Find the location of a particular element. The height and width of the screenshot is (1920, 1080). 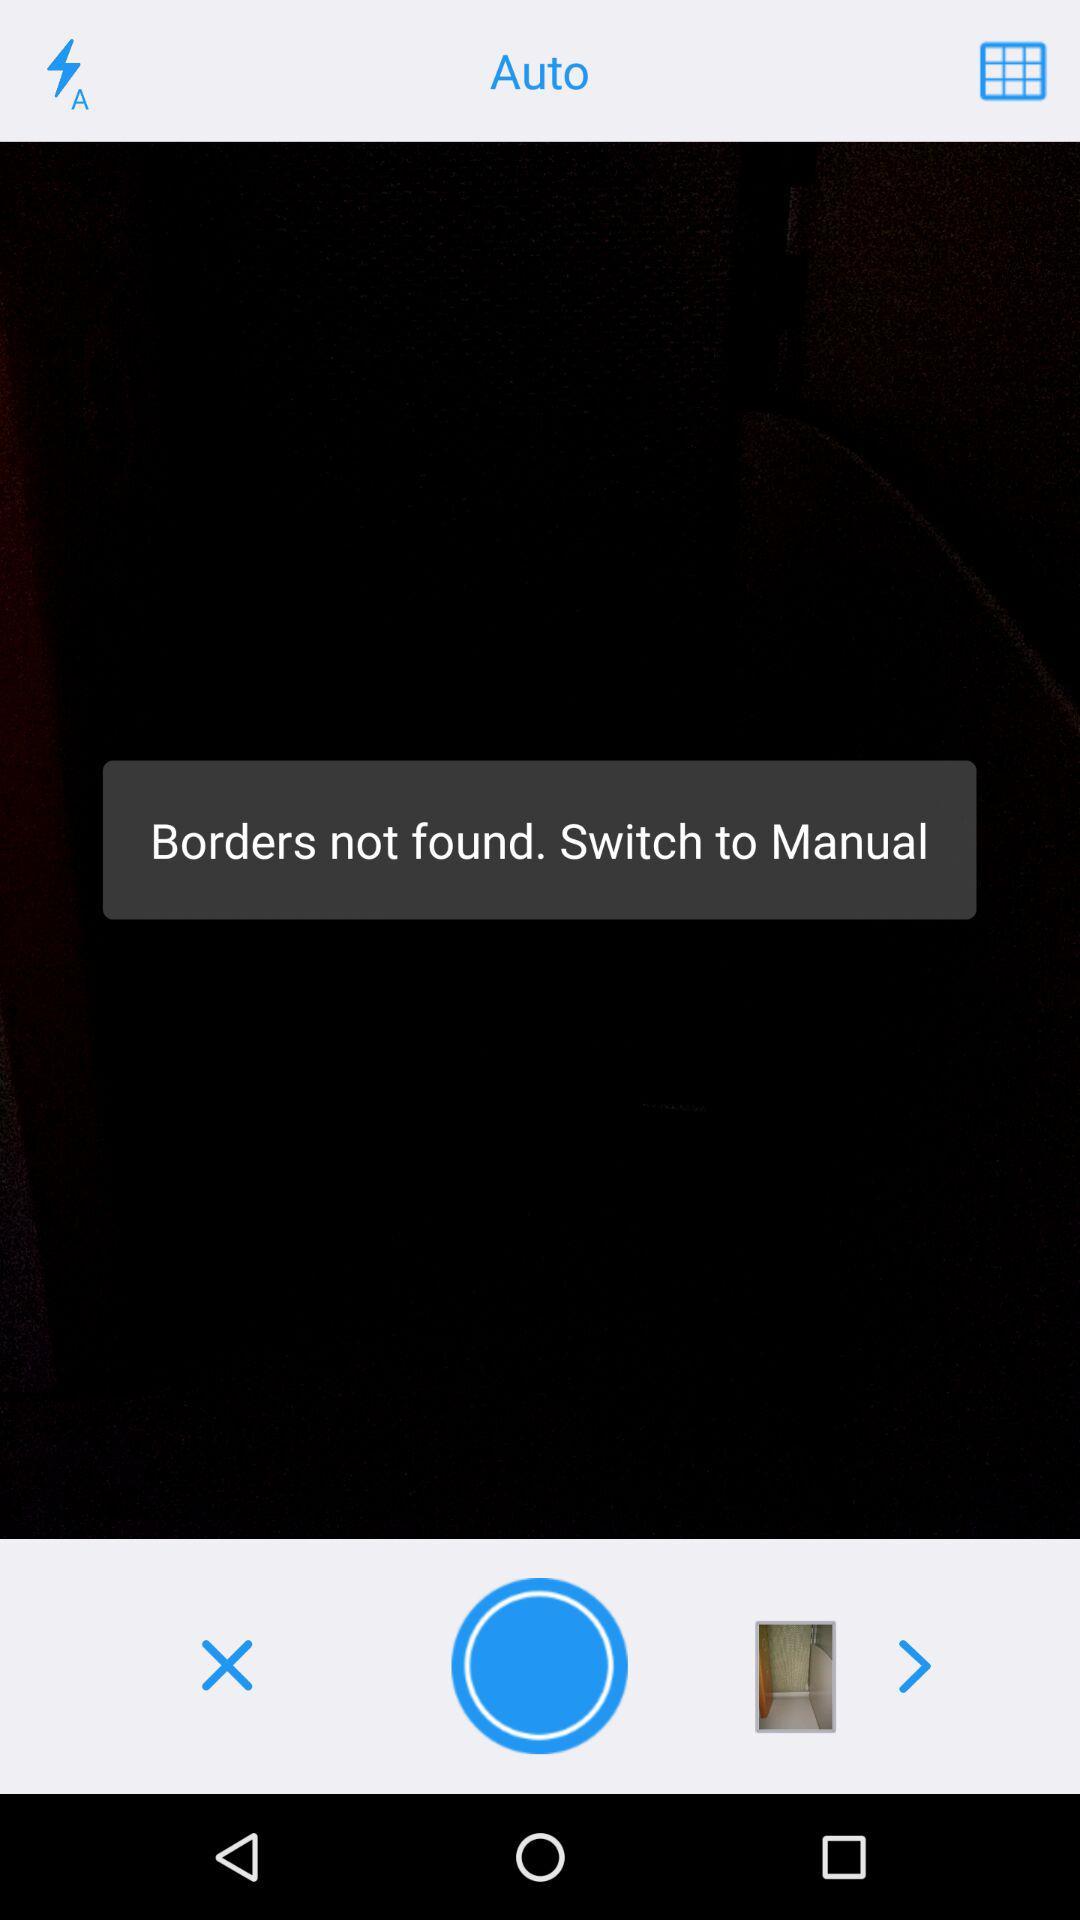

the close icon is located at coordinates (225, 1666).